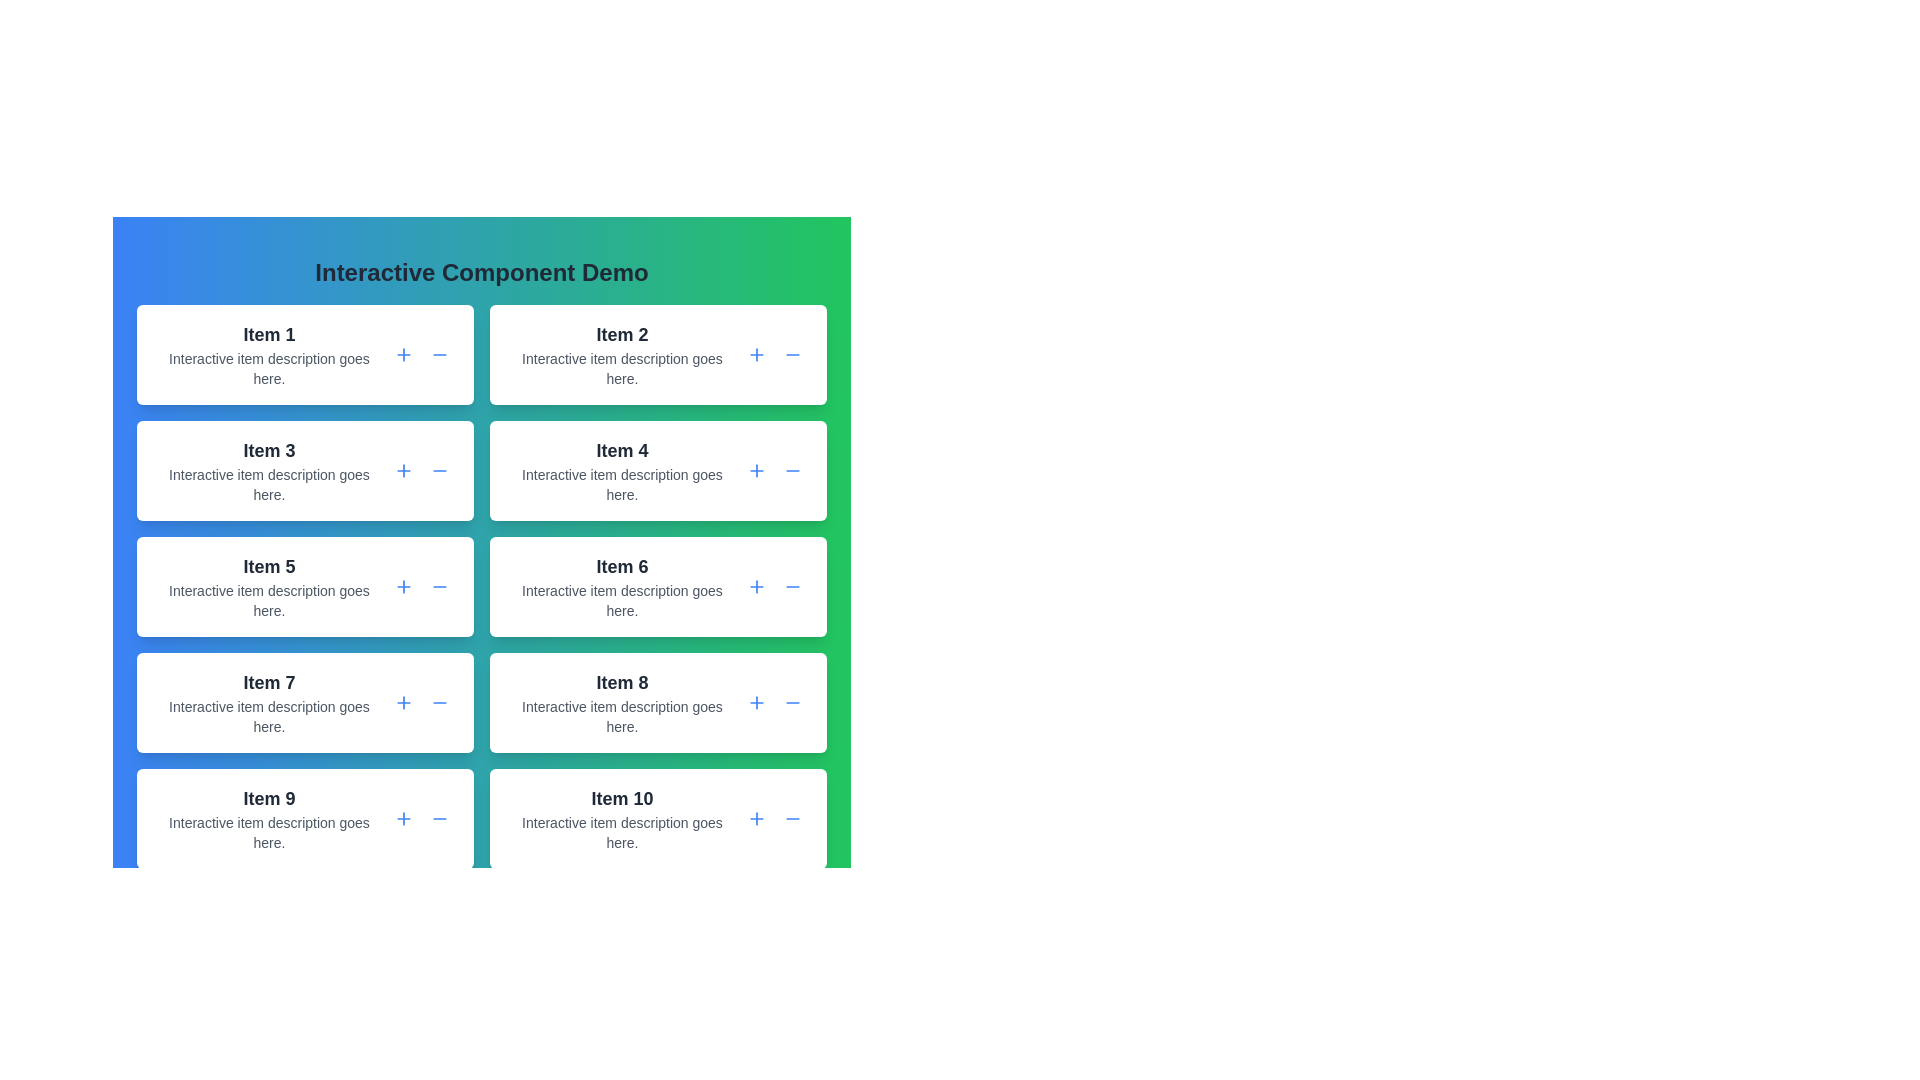 The image size is (1920, 1080). Describe the element at coordinates (402, 585) in the screenshot. I see `the plus icon button located within the blue circular button on the right side of the row labeled 'Item 5', which is to the left of the minus icon` at that location.